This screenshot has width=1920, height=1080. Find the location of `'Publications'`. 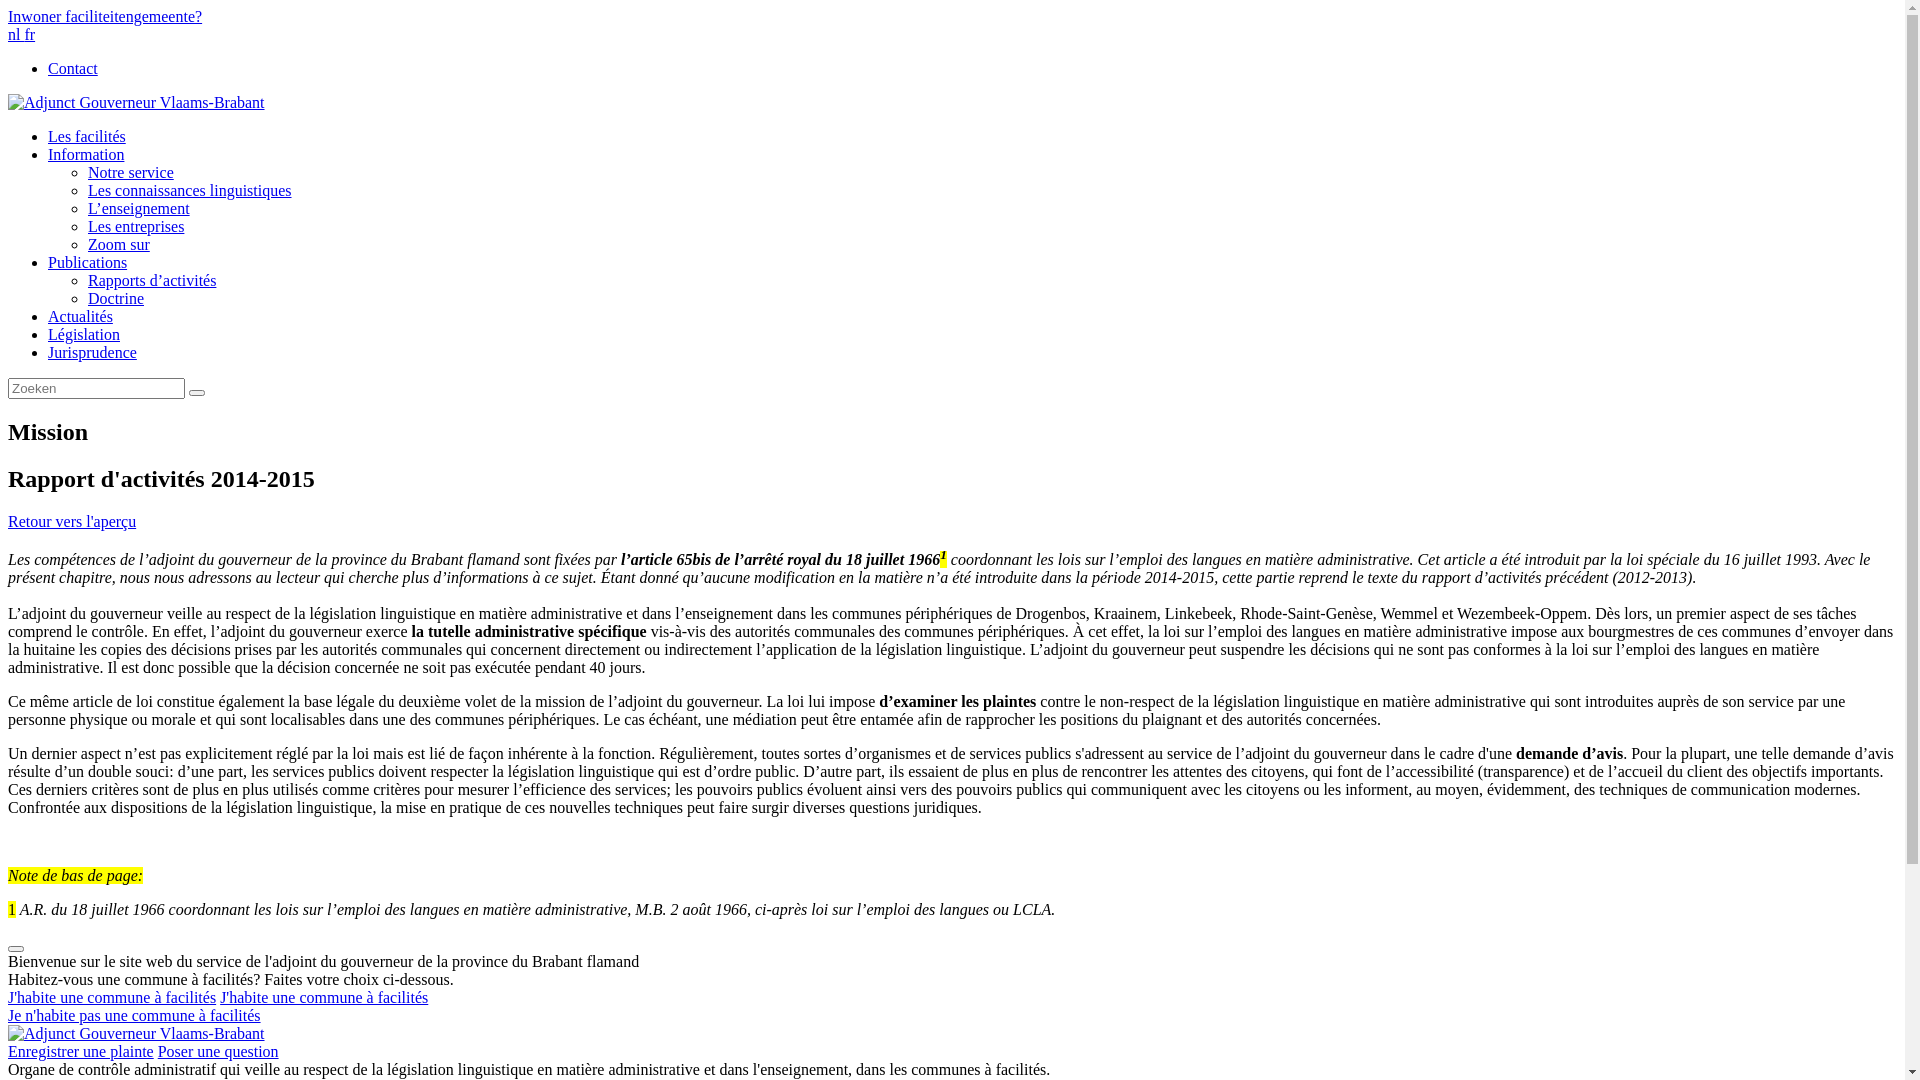

'Publications' is located at coordinates (86, 261).